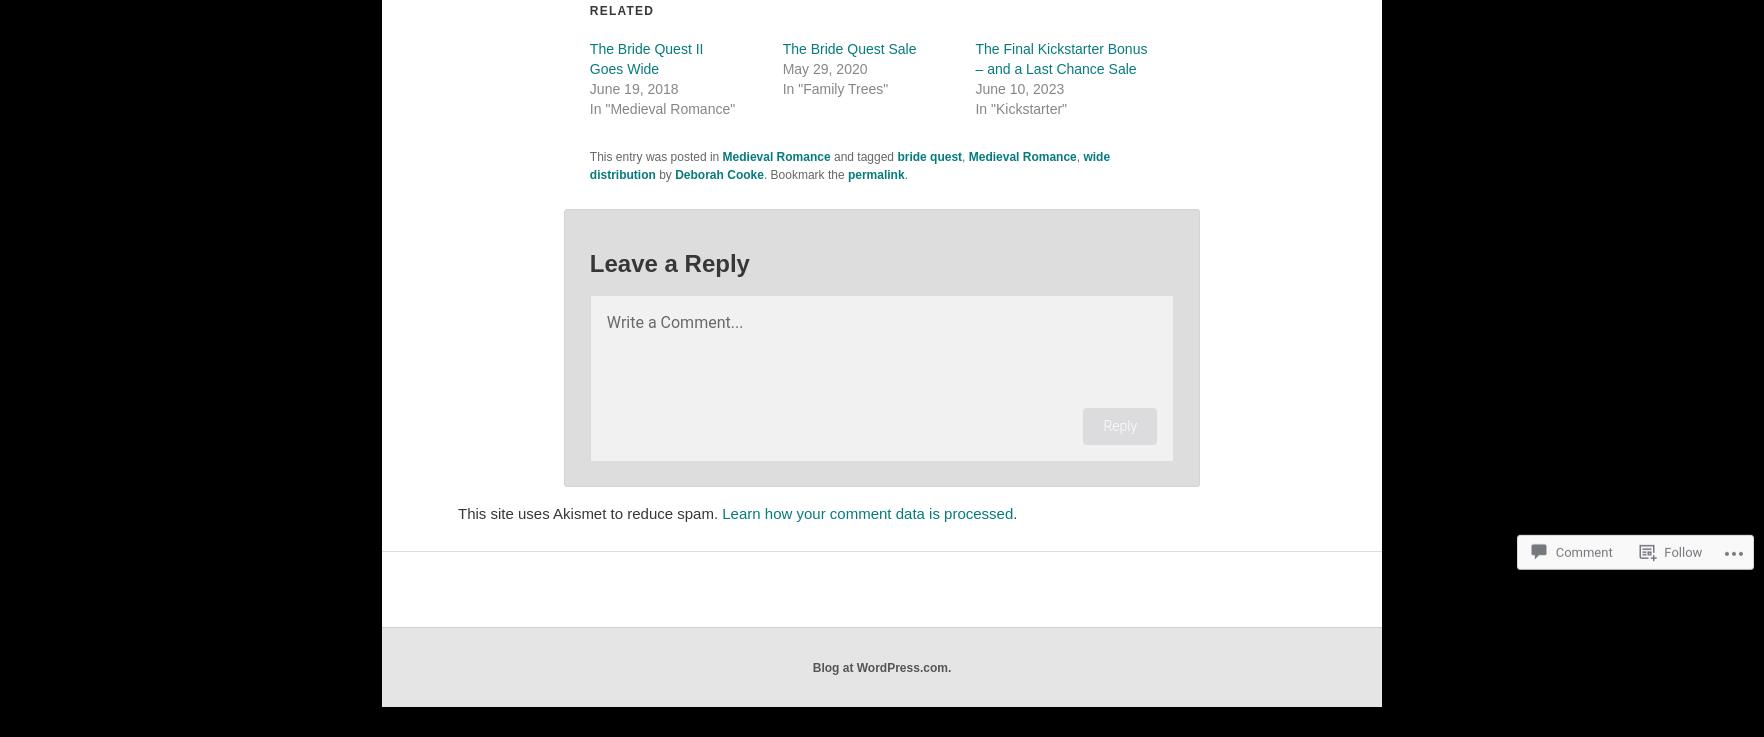  What do you see at coordinates (655, 156) in the screenshot?
I see `'This entry was posted in'` at bounding box center [655, 156].